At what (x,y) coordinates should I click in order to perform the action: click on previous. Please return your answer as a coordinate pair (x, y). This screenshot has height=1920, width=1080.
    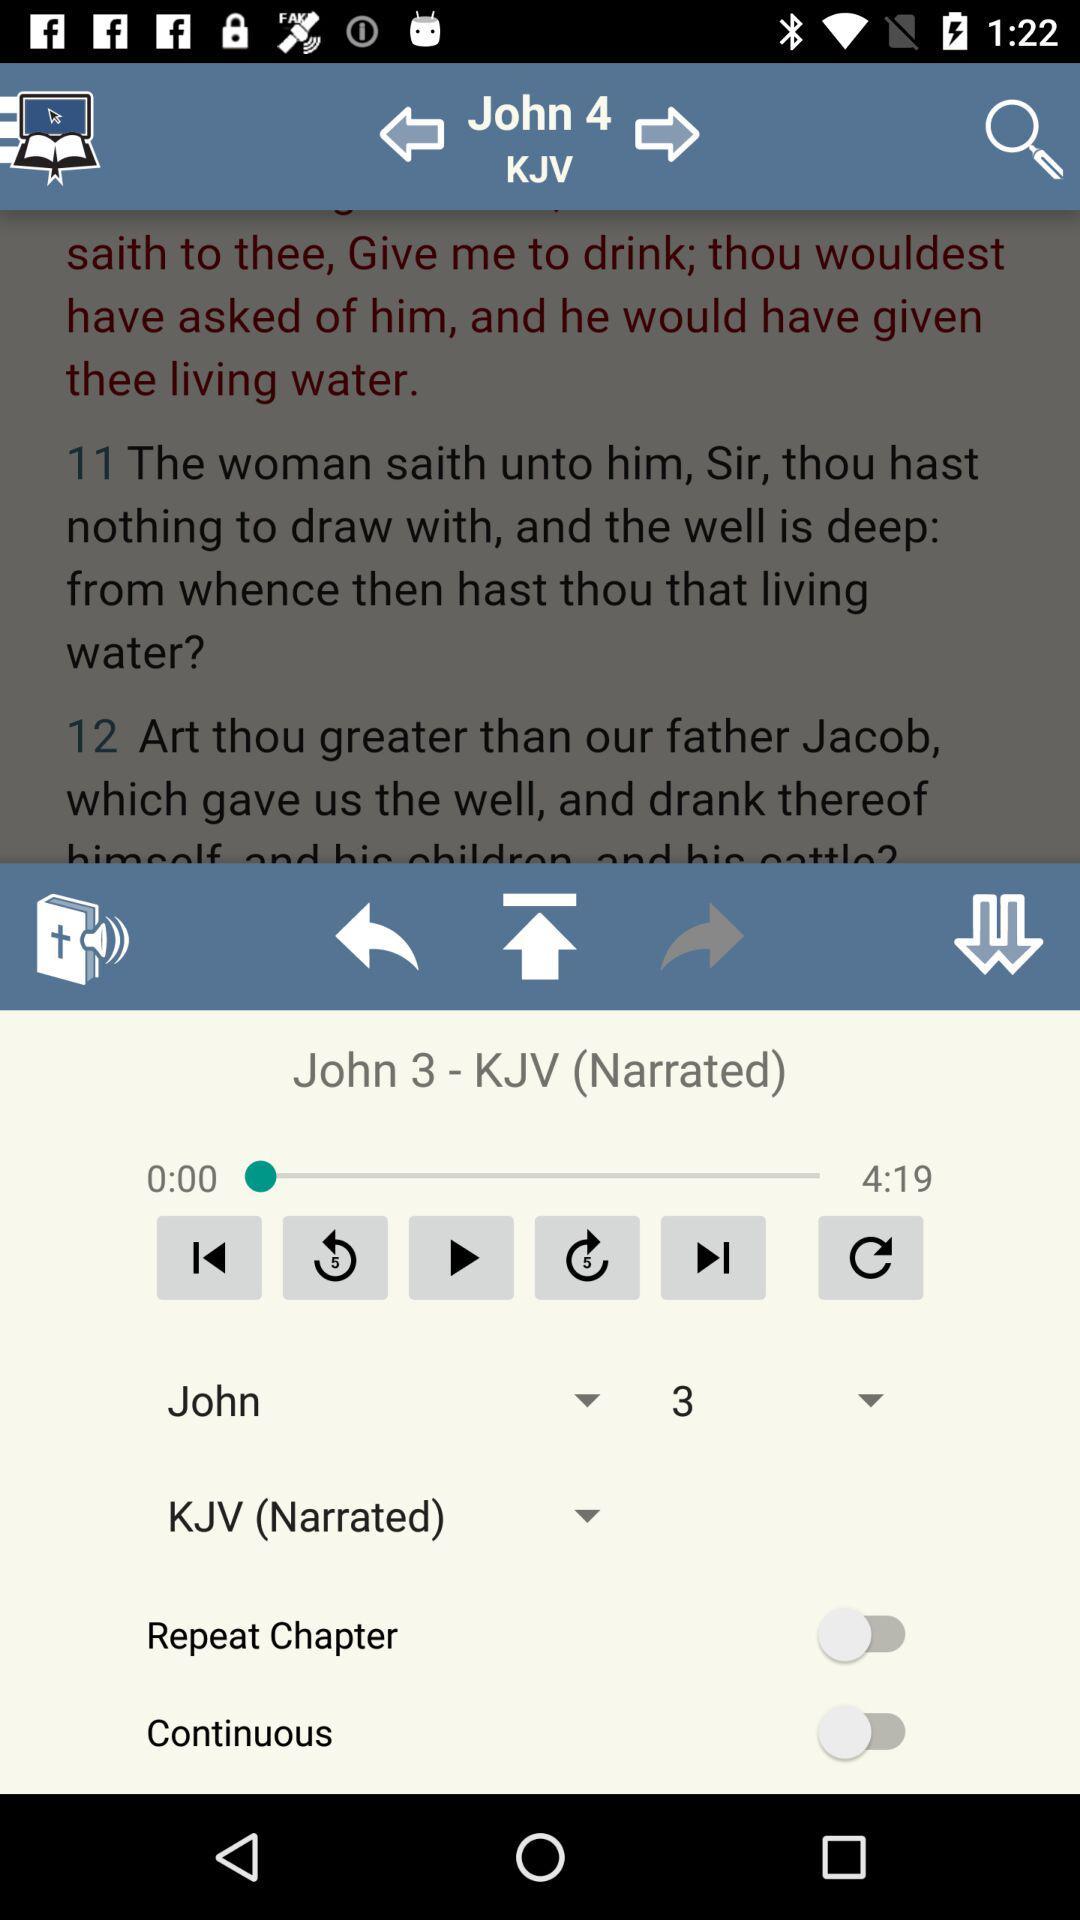
    Looking at the image, I should click on (376, 935).